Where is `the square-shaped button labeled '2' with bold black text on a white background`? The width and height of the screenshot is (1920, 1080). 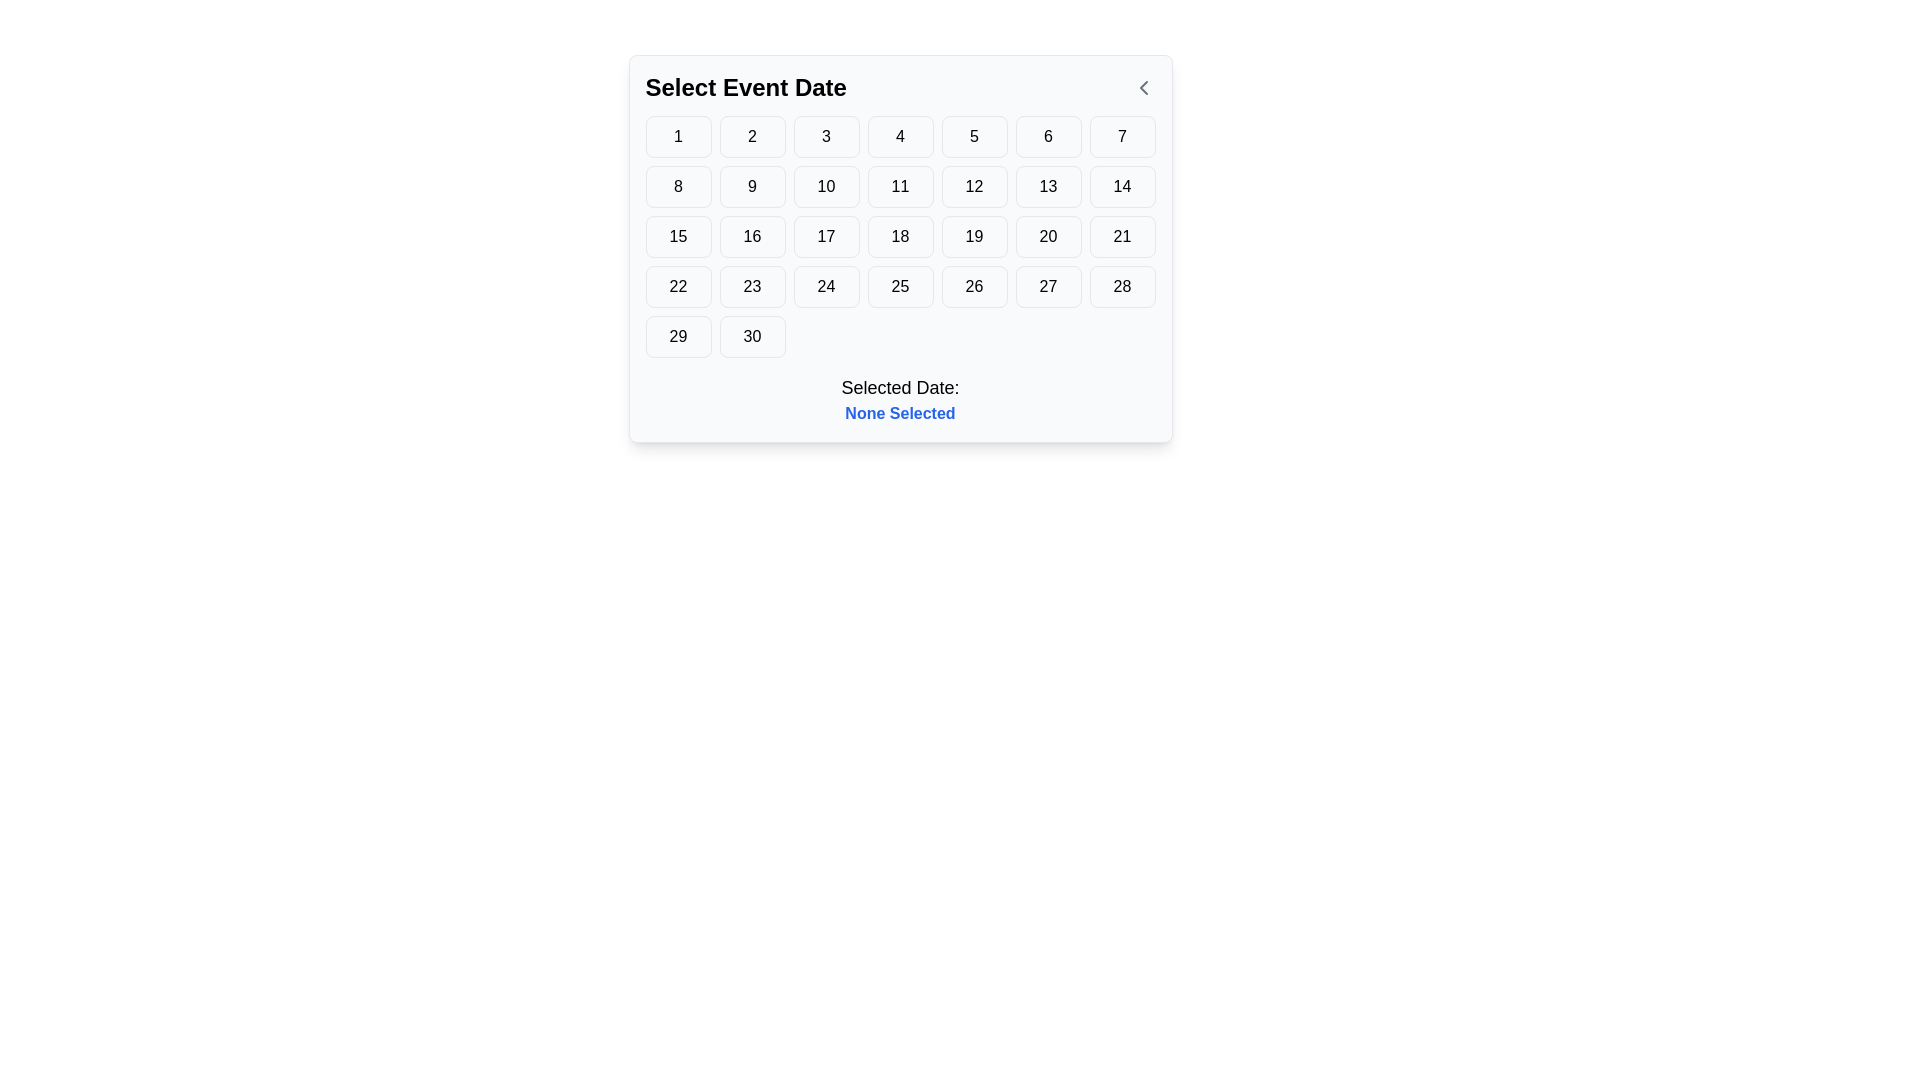
the square-shaped button labeled '2' with bold black text on a white background is located at coordinates (751, 136).